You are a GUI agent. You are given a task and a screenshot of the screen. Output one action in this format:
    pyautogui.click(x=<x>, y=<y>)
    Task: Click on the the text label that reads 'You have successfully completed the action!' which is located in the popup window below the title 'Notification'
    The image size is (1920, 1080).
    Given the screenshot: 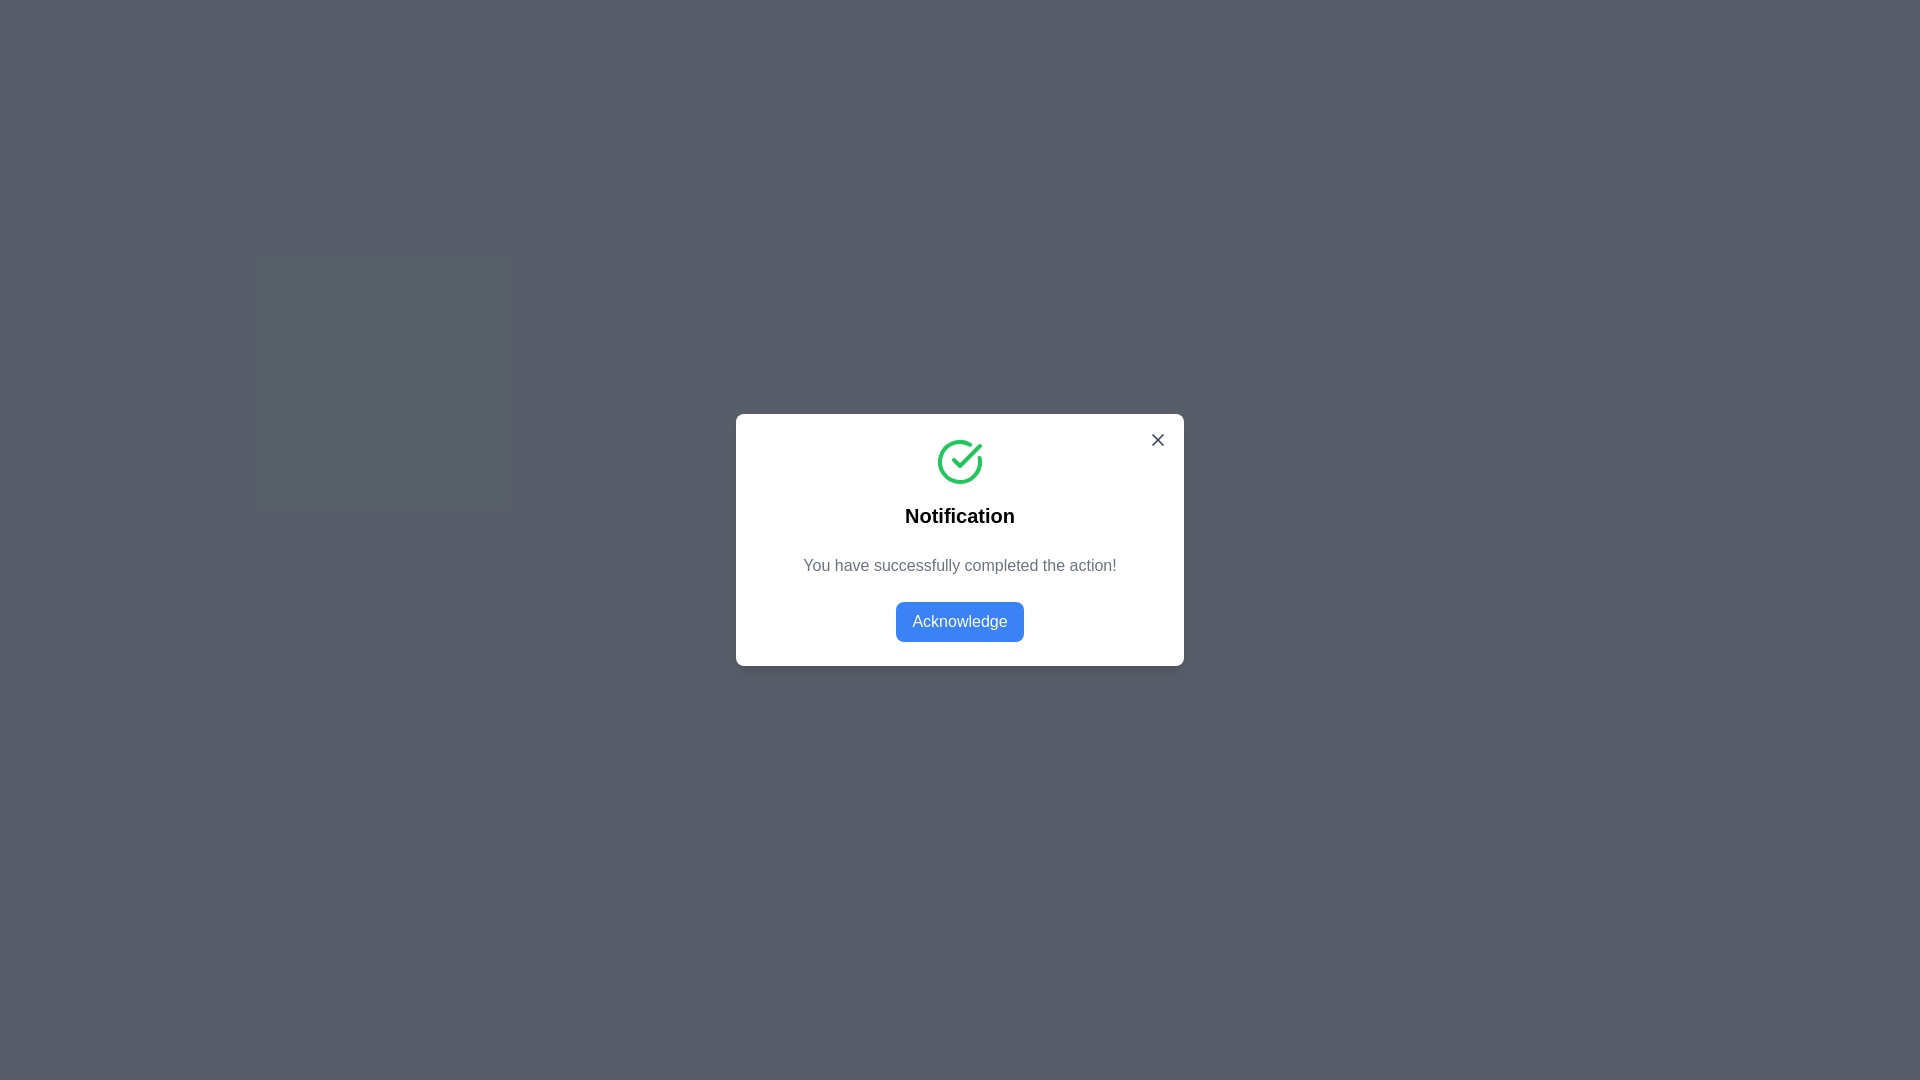 What is the action you would take?
    pyautogui.click(x=960, y=566)
    